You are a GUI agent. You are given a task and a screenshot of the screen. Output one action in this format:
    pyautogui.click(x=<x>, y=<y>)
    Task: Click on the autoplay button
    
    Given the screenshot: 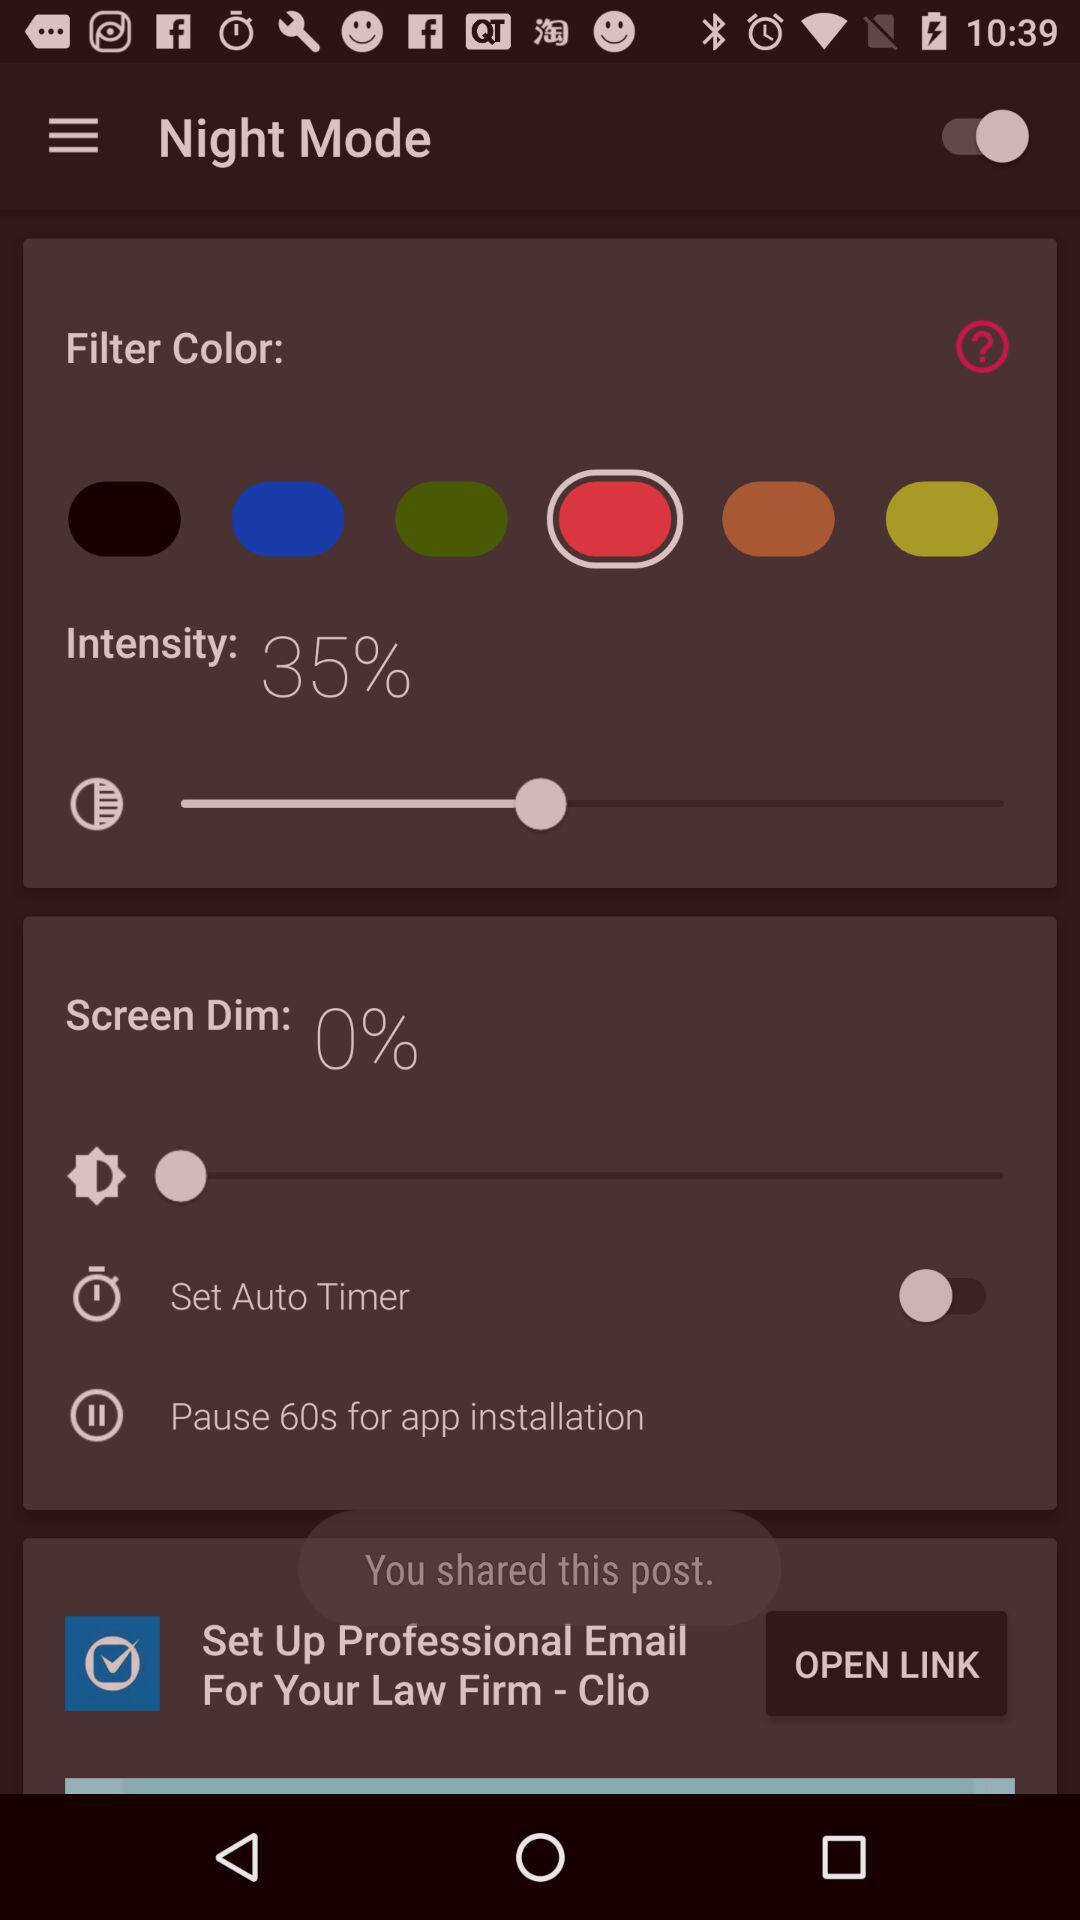 What is the action you would take?
    pyautogui.click(x=974, y=135)
    